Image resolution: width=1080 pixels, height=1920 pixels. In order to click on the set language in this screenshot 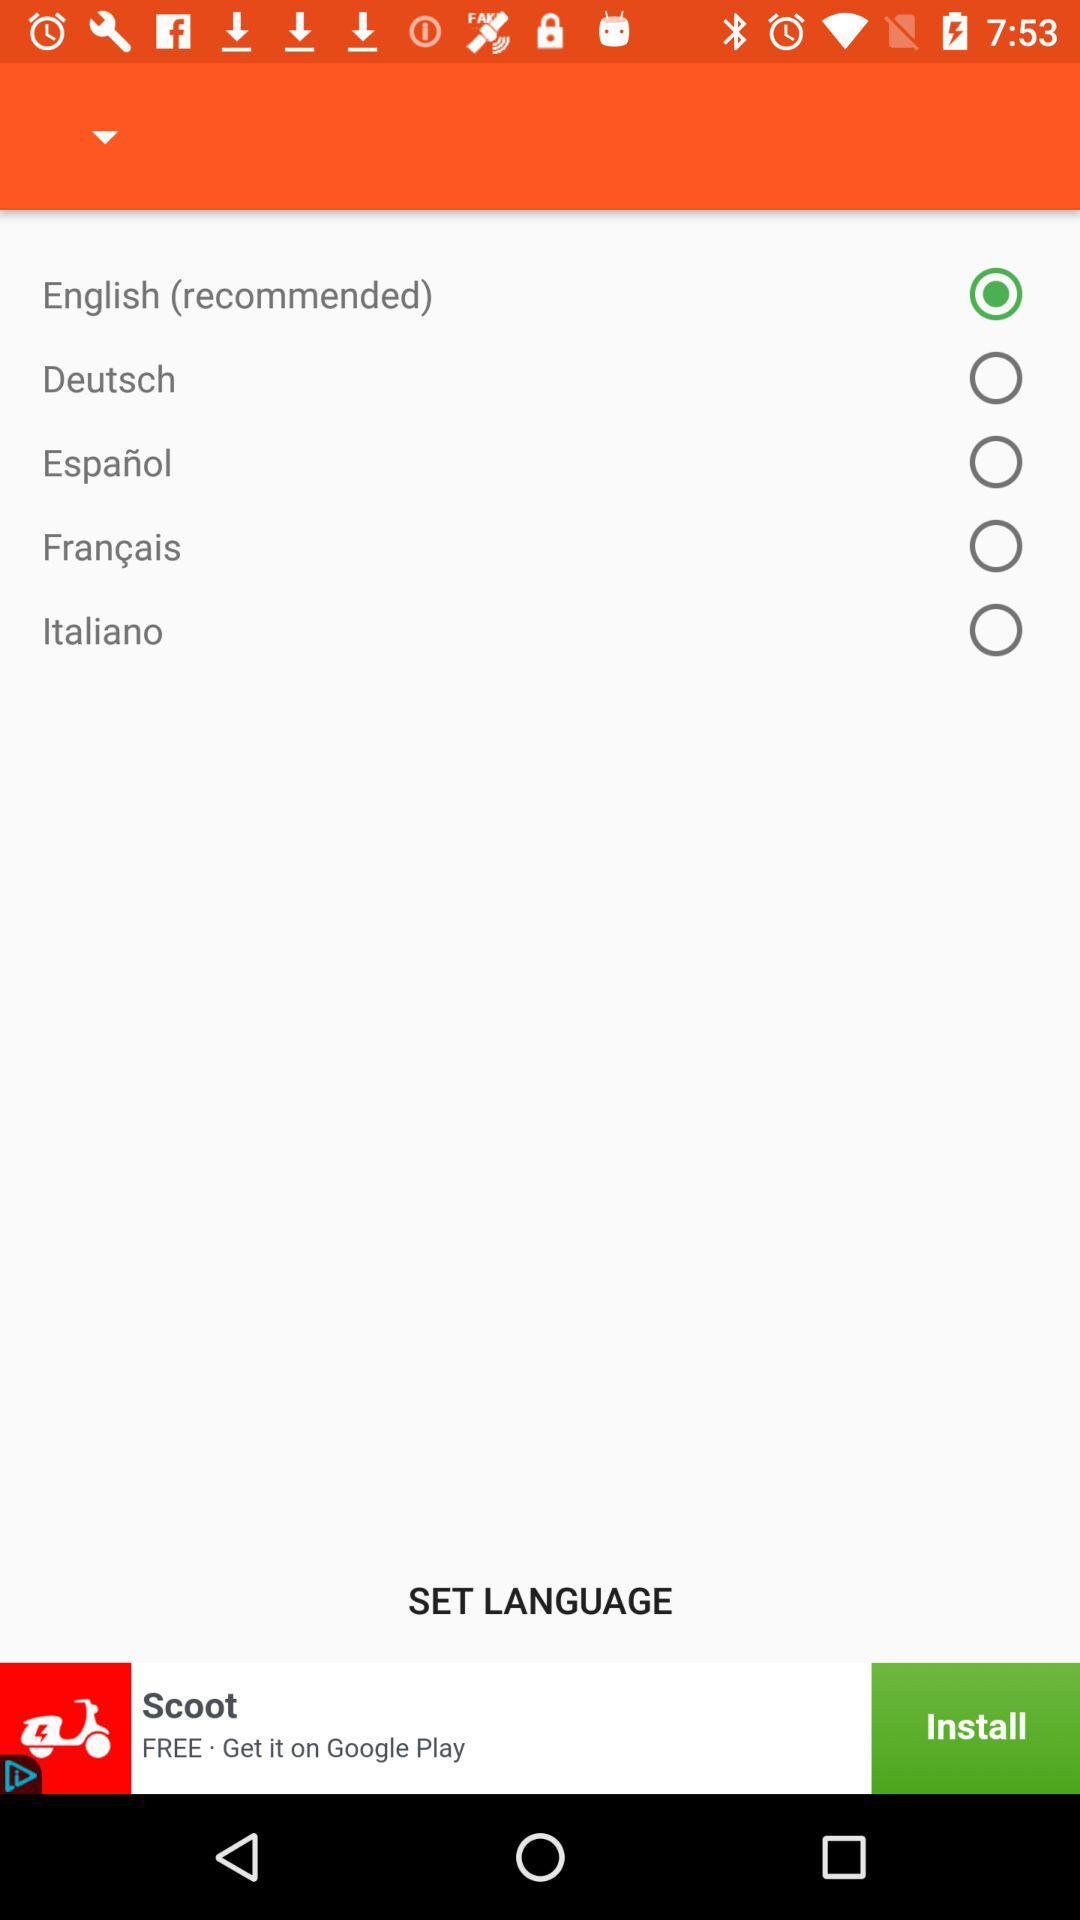, I will do `click(540, 1598)`.